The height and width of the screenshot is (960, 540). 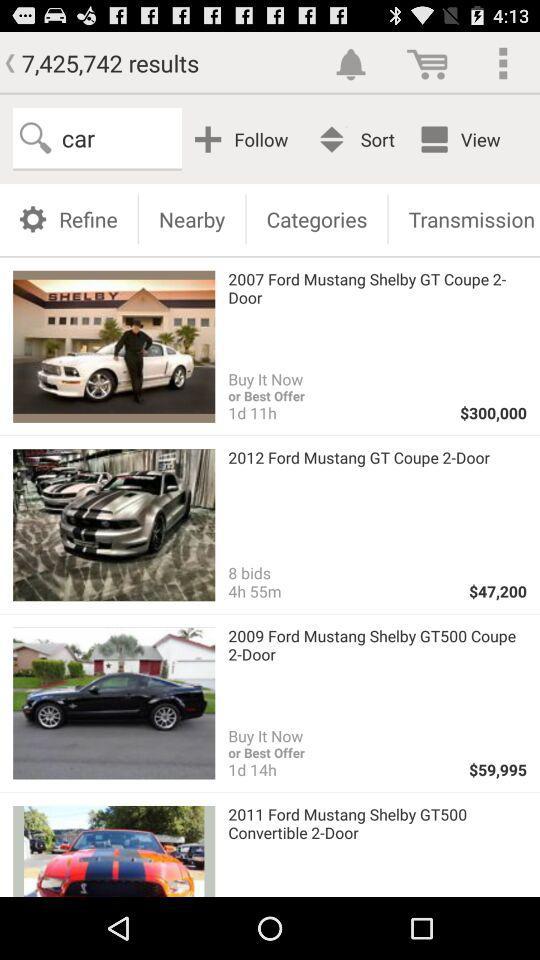 I want to click on the item to the left of best match app, so click(x=245, y=138).